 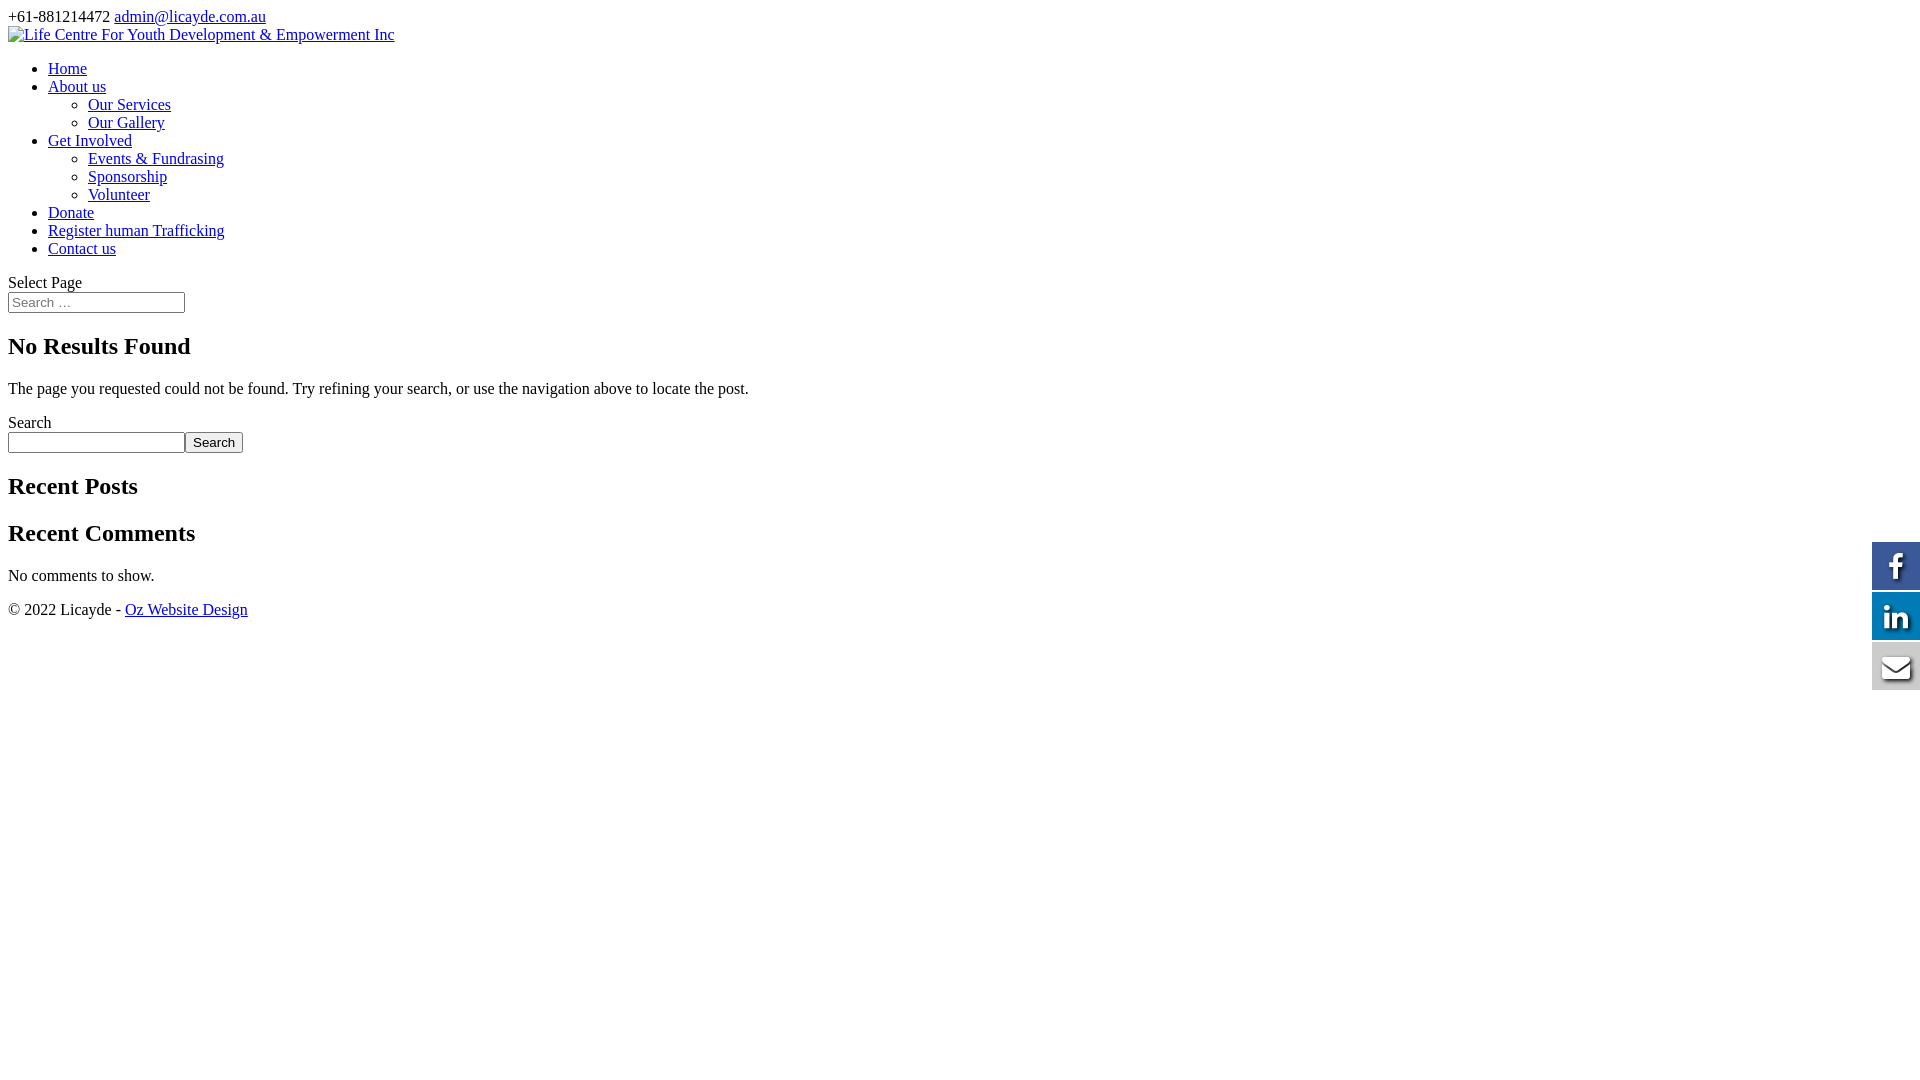 What do you see at coordinates (89, 139) in the screenshot?
I see `'Get Involved'` at bounding box center [89, 139].